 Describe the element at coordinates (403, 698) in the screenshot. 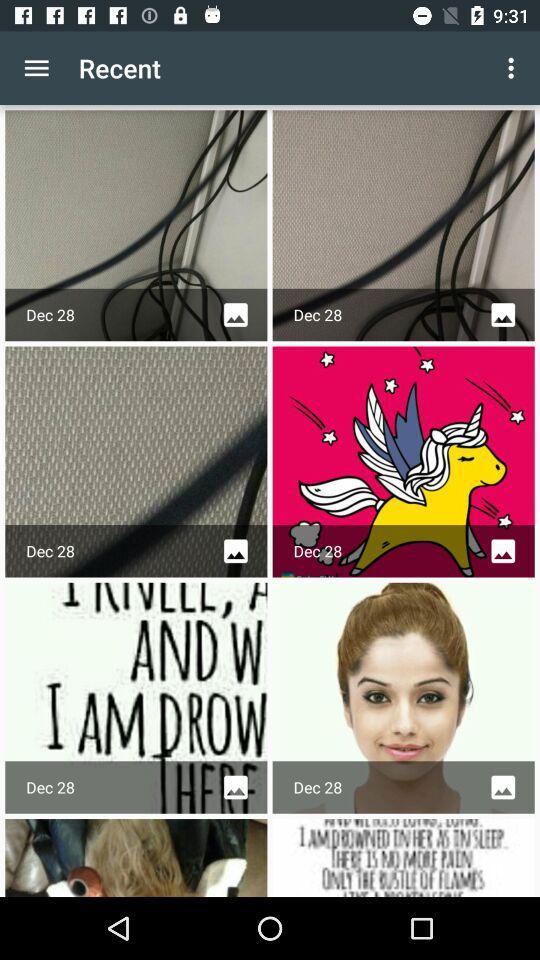

I see `third image from top right corner` at that location.